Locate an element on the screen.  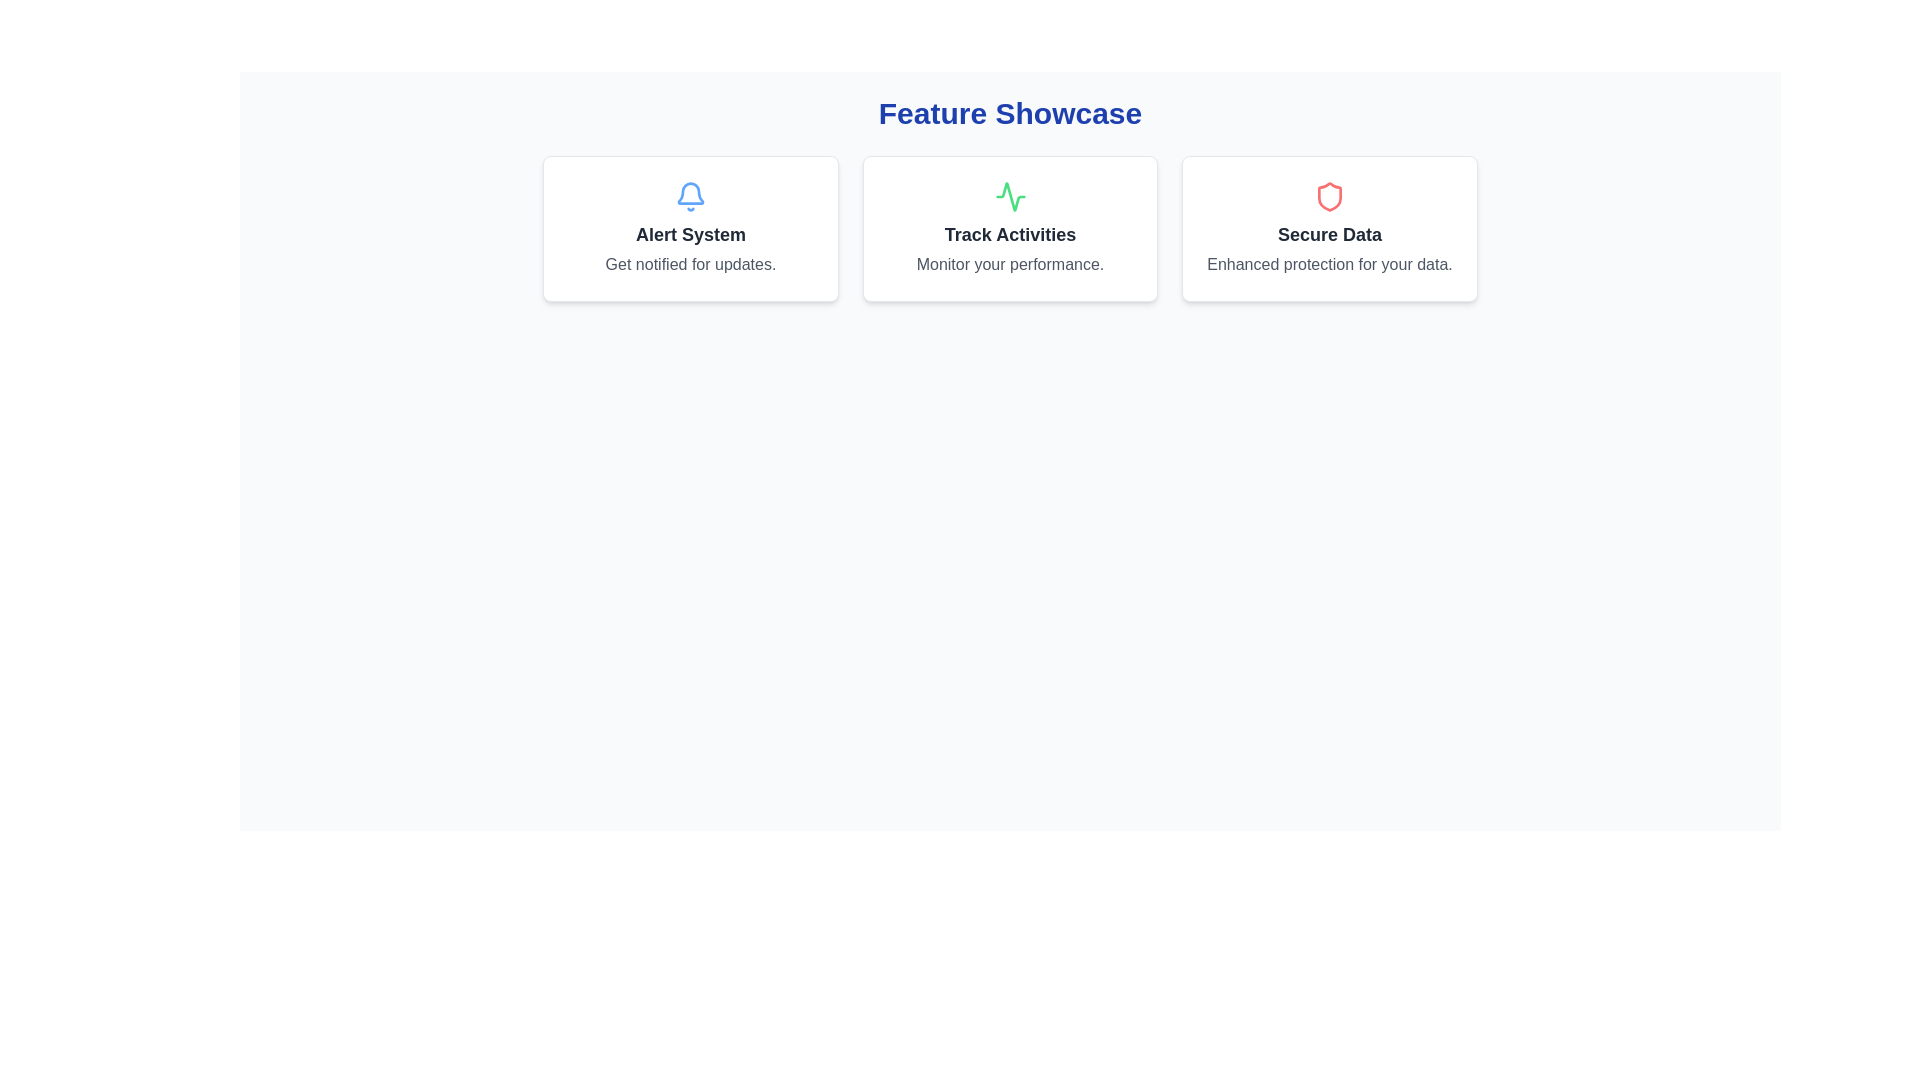
the 'Alert System' text label, which is bold and dark gray, located within a white card below a notification bell icon is located at coordinates (691, 234).